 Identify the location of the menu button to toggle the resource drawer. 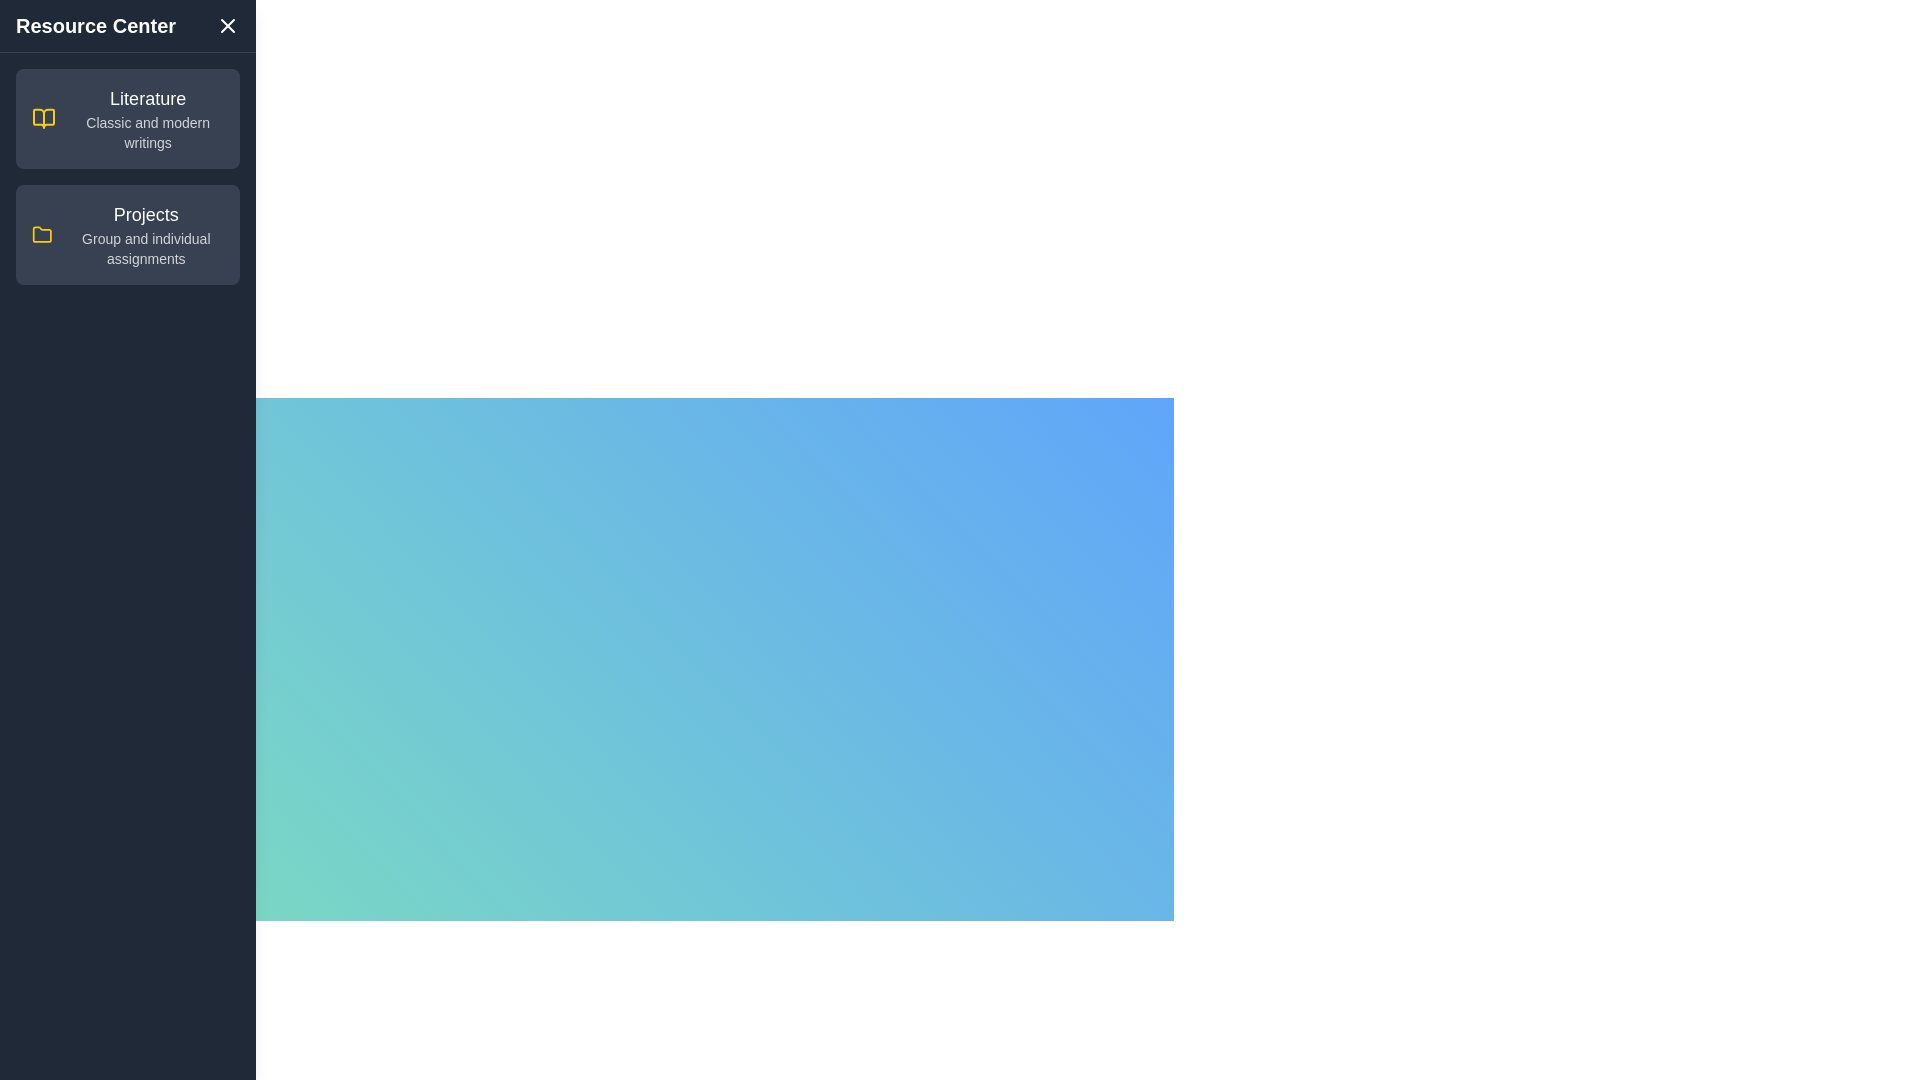
(174, 431).